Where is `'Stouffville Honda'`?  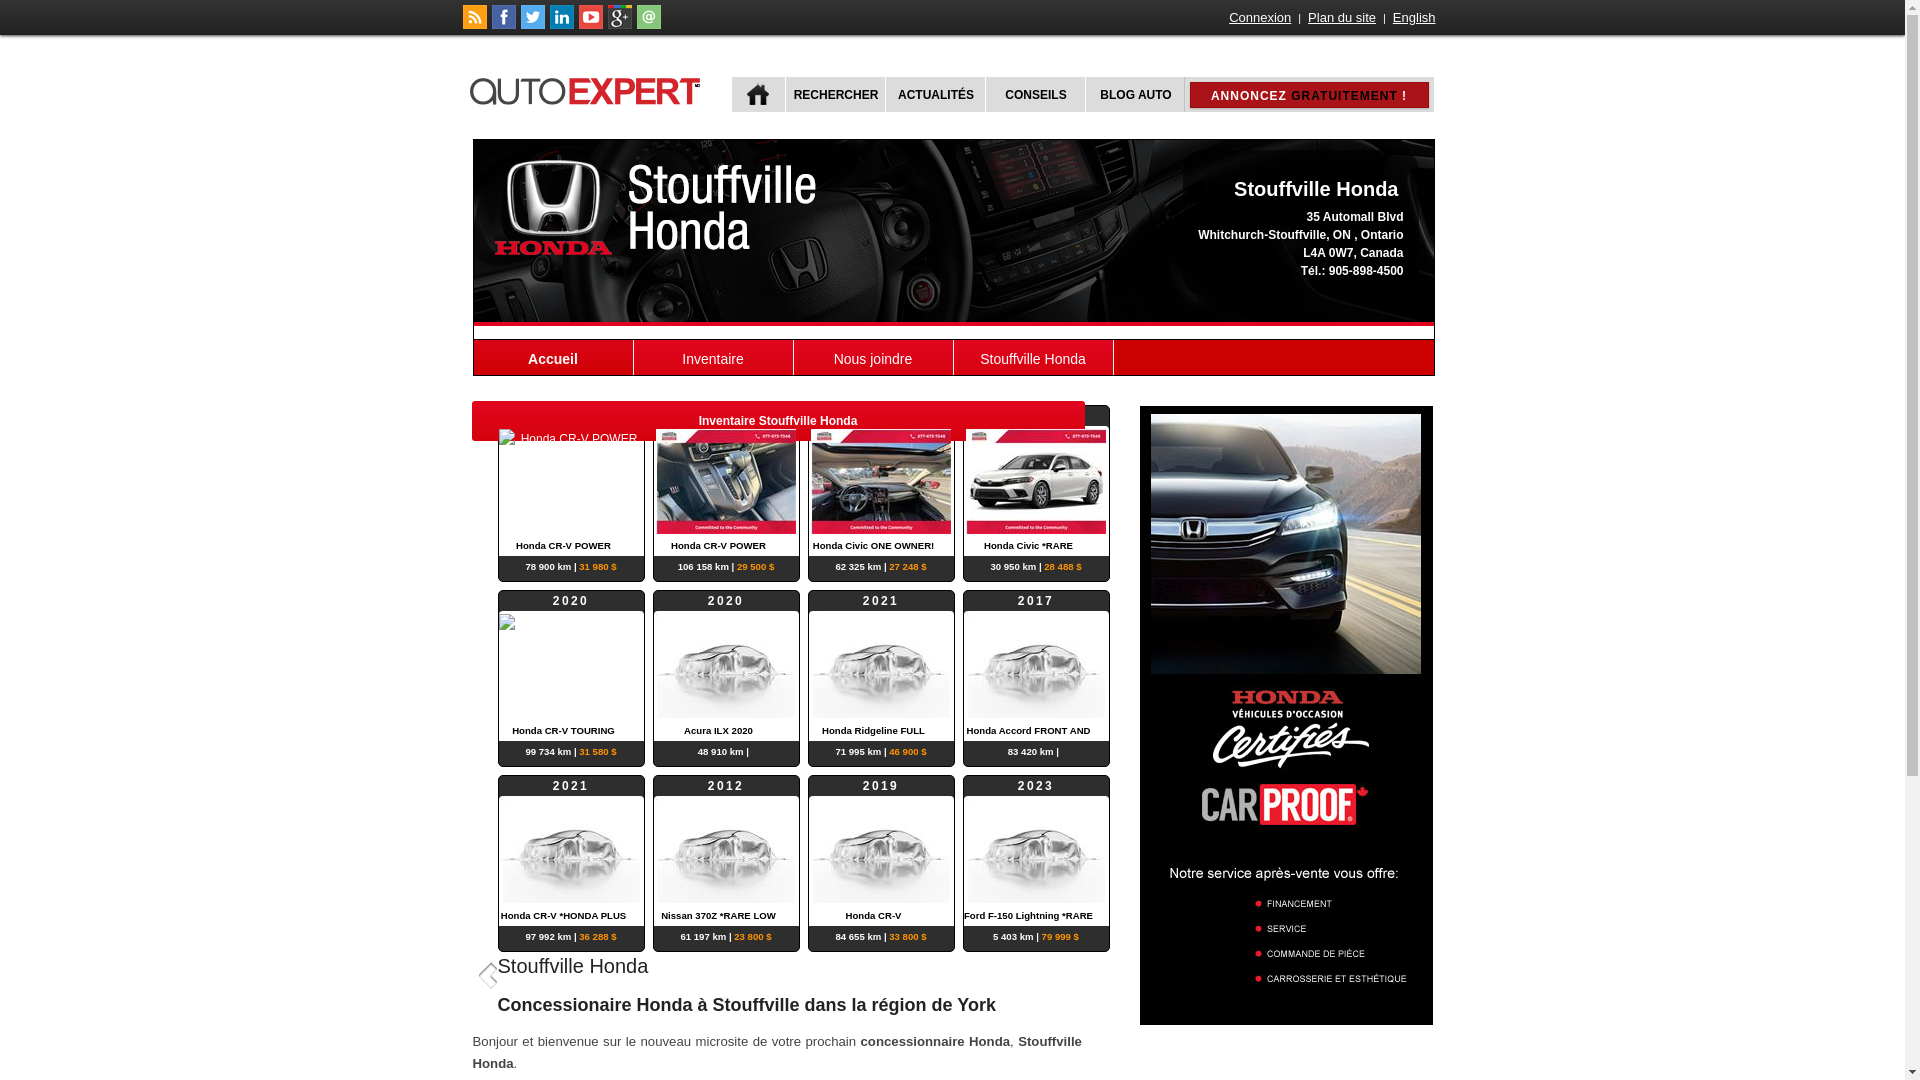 'Stouffville Honda' is located at coordinates (1033, 356).